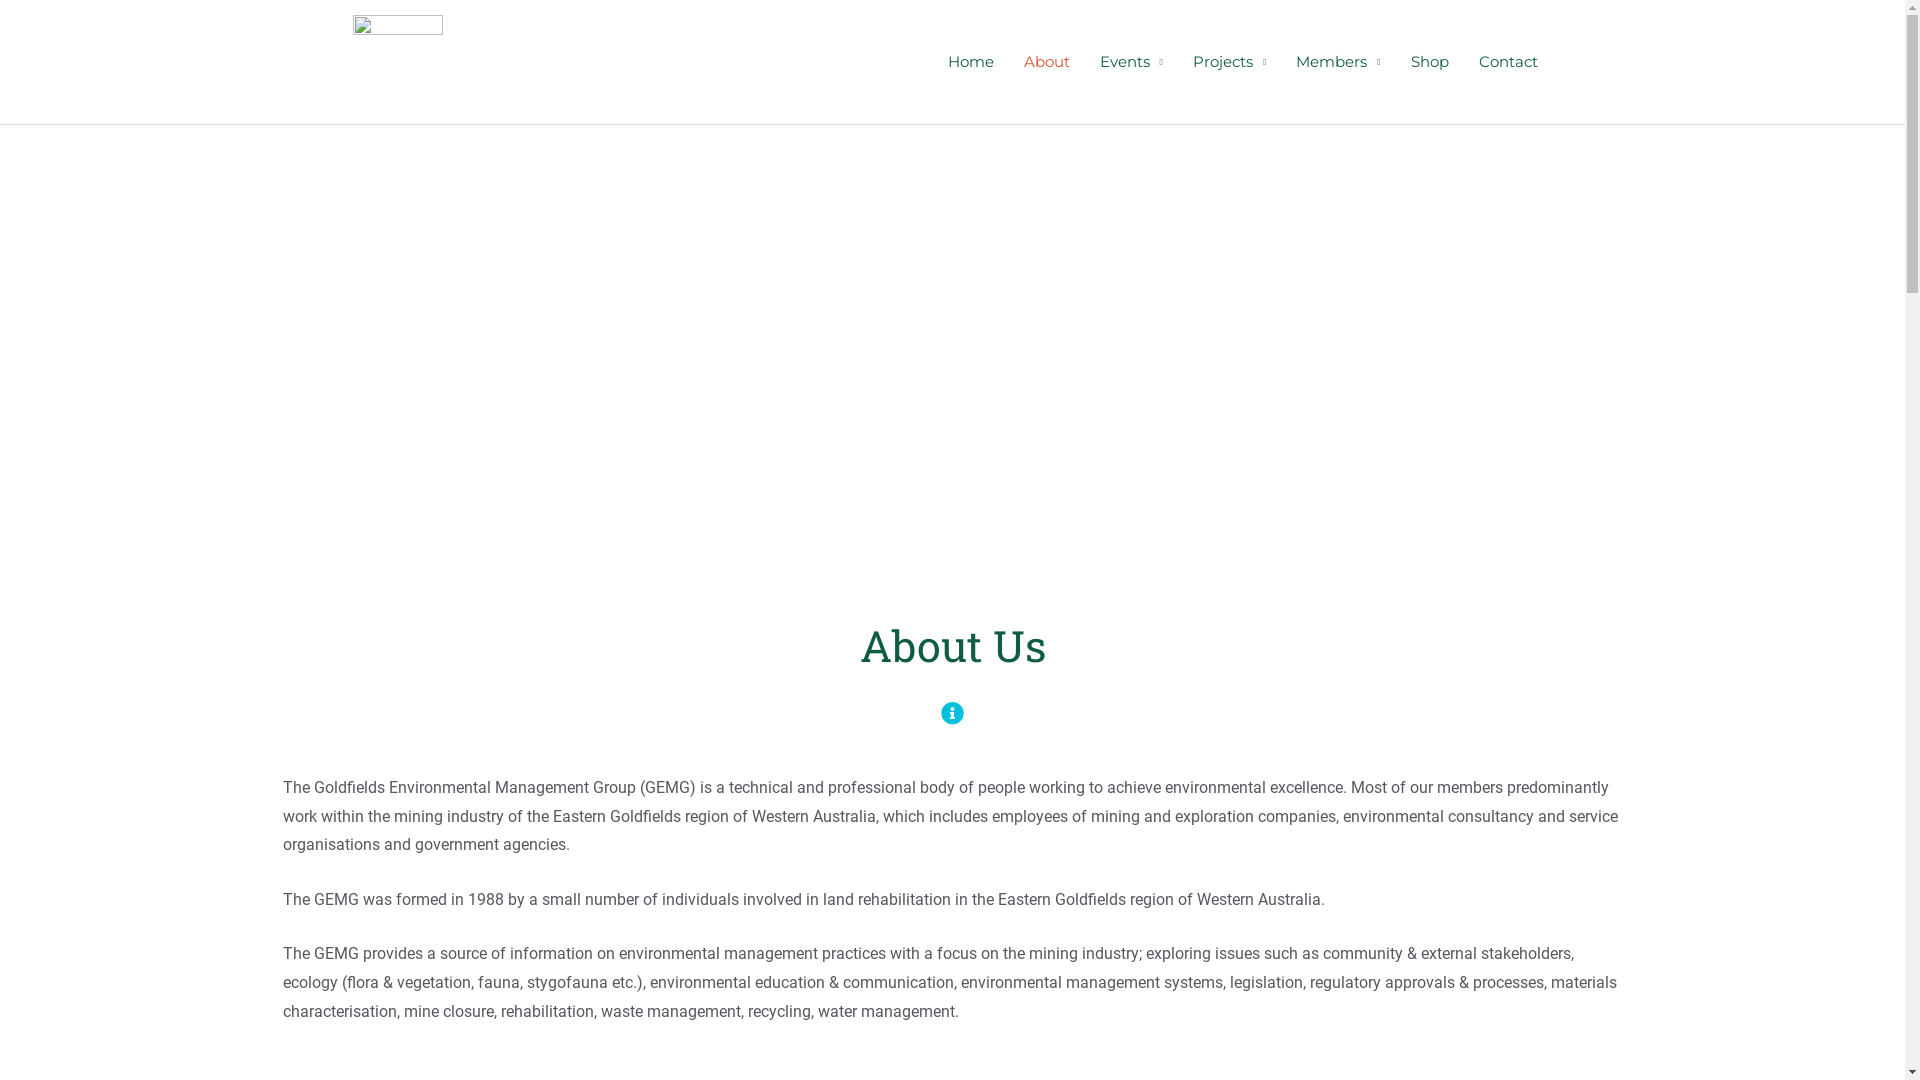 The image size is (1920, 1080). I want to click on 'Shop', so click(1395, 60).